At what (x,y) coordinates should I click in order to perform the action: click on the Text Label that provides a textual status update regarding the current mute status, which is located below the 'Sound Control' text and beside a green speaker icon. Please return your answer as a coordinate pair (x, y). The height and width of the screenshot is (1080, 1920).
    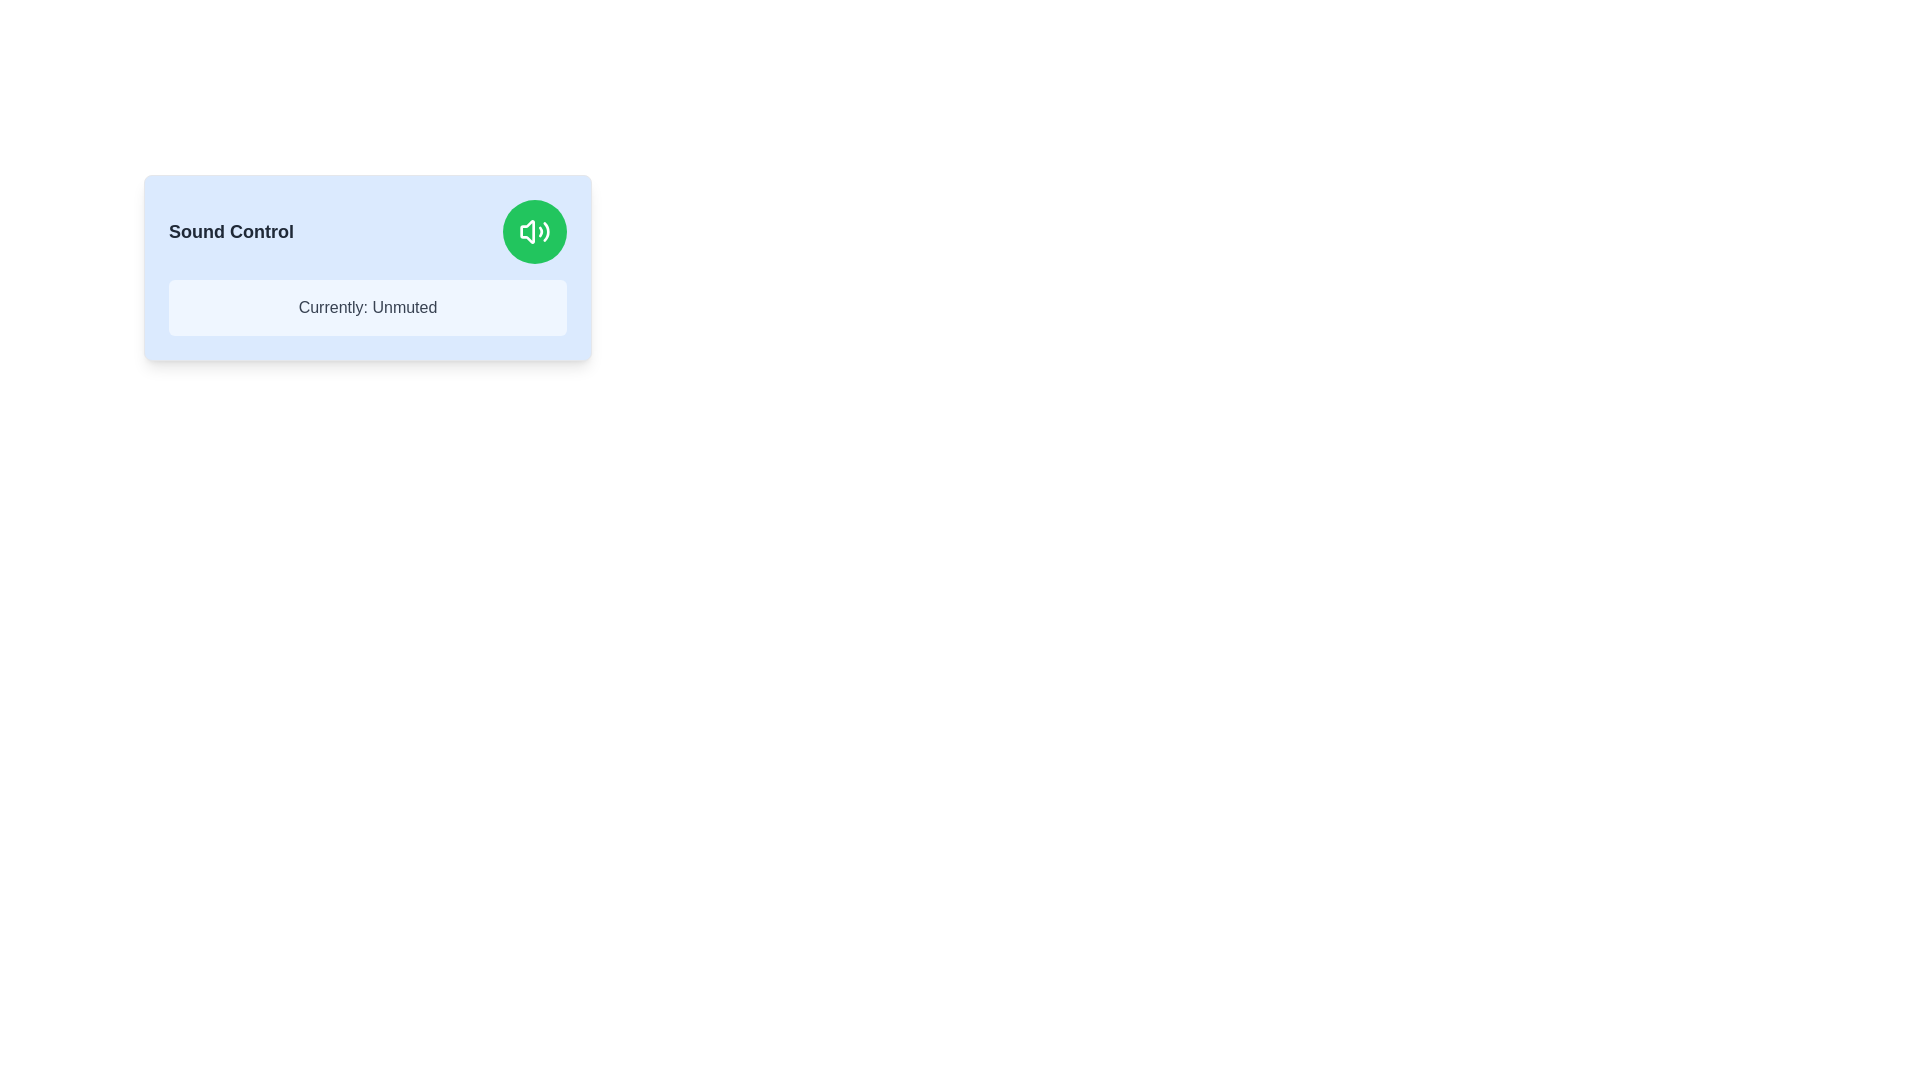
    Looking at the image, I should click on (368, 308).